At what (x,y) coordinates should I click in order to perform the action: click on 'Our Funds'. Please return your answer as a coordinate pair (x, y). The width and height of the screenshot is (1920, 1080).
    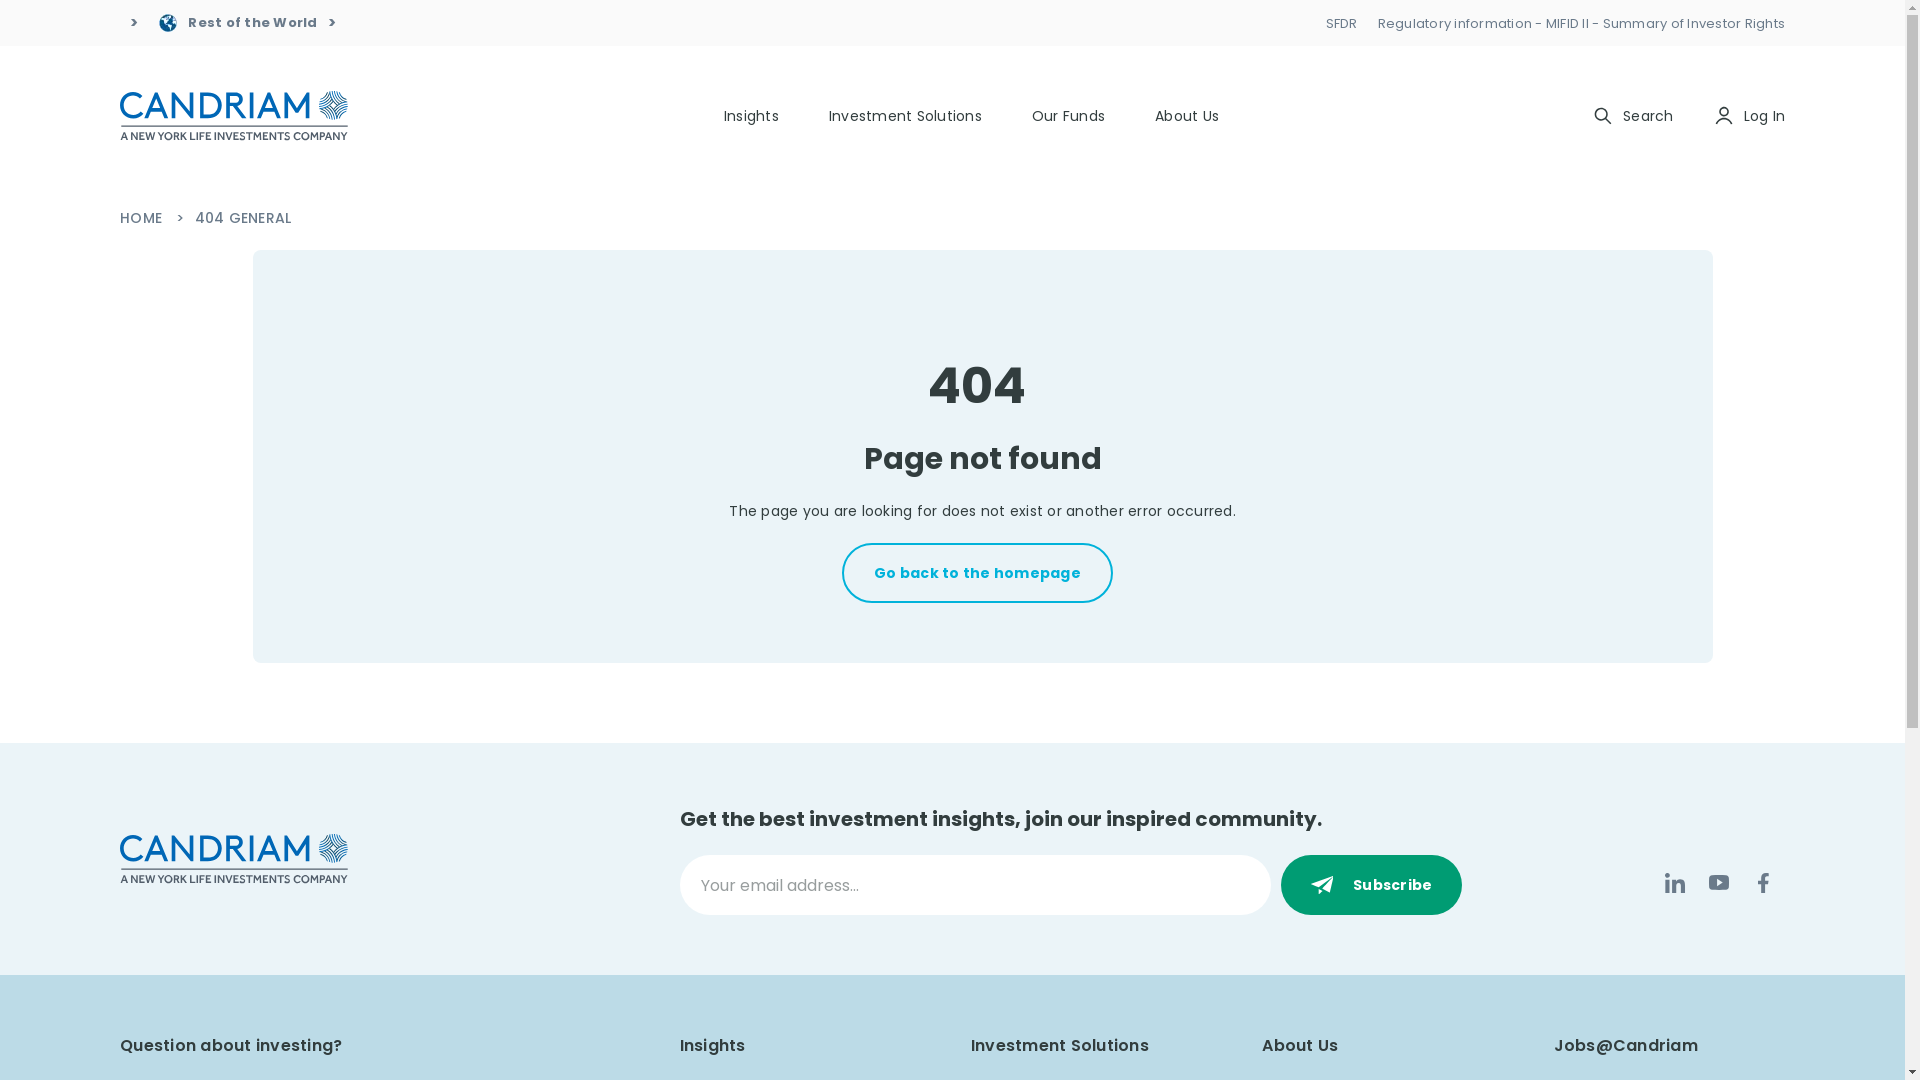
    Looking at the image, I should click on (1067, 115).